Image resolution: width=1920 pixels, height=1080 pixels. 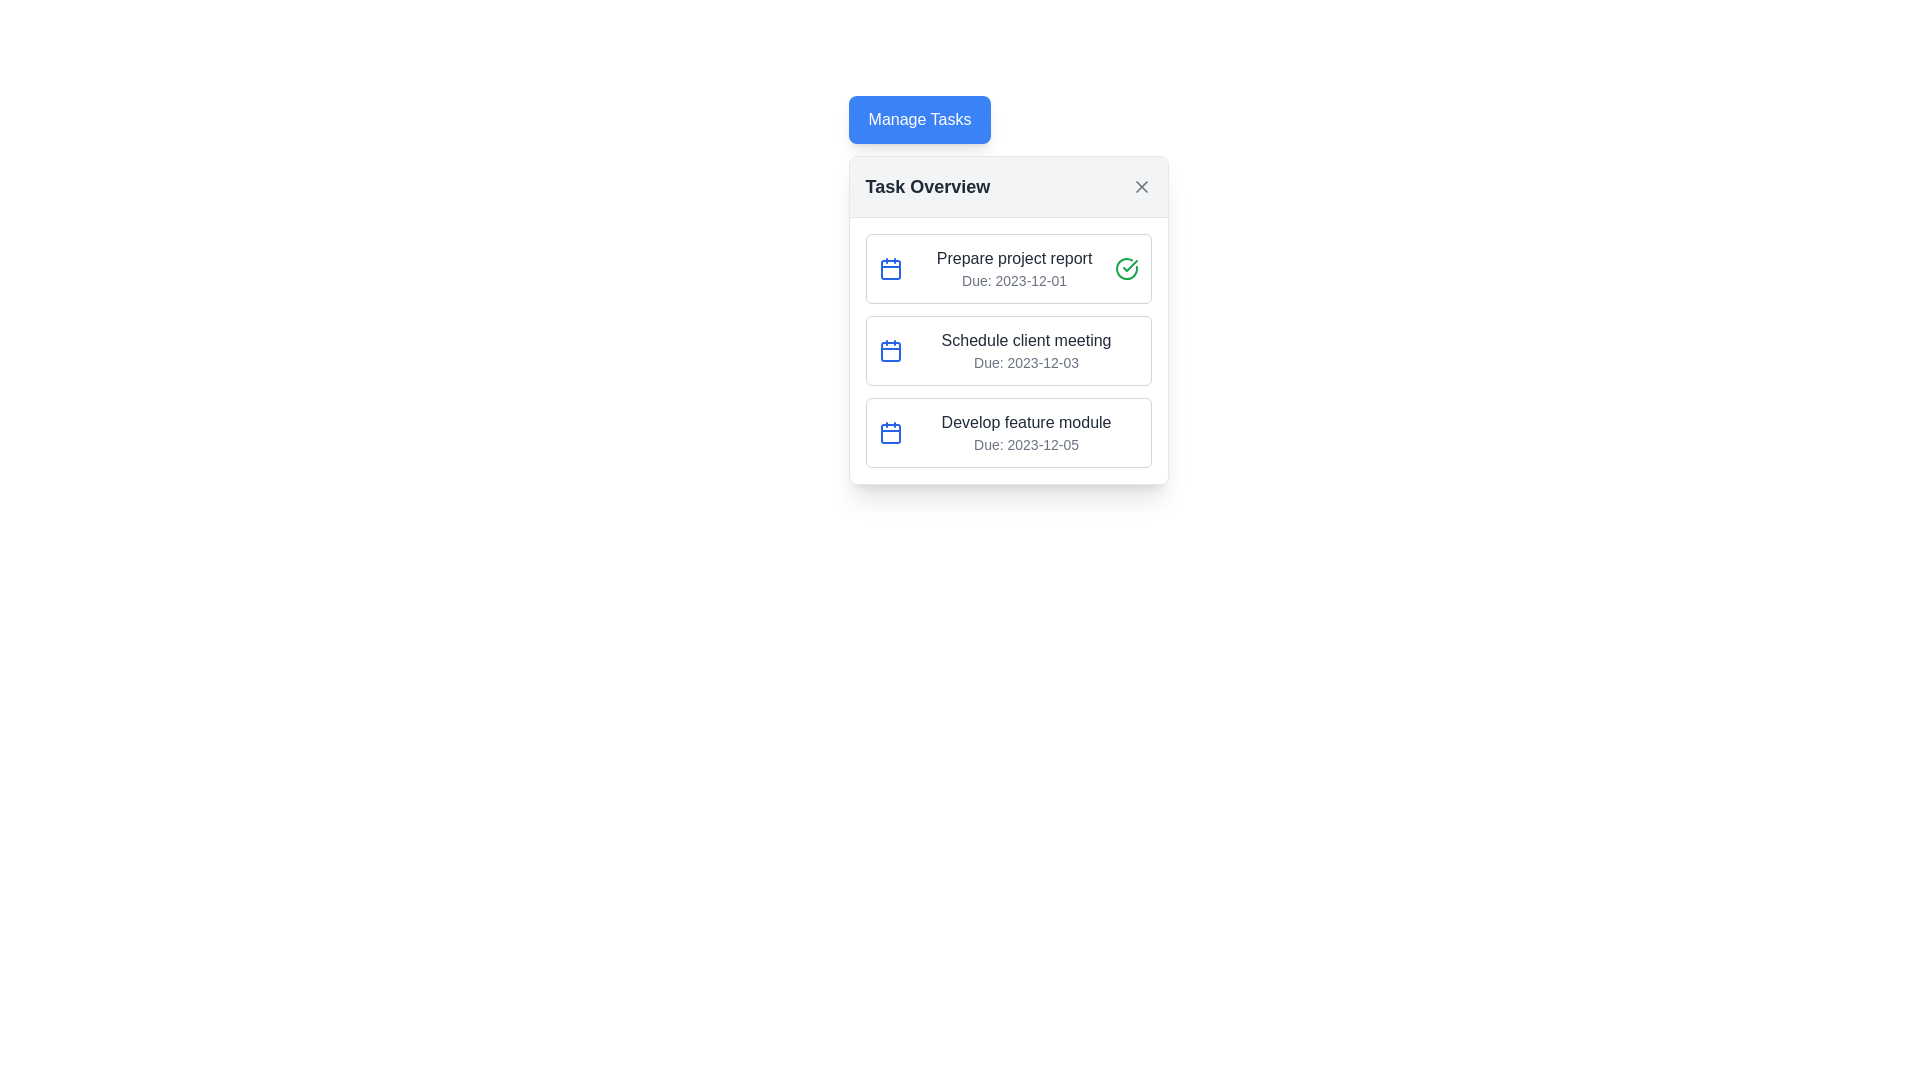 What do you see at coordinates (1126, 268) in the screenshot?
I see `the rightmost icon in the 'Task Overview' card that indicates task completion, aligned with 'Prepare project report'` at bounding box center [1126, 268].